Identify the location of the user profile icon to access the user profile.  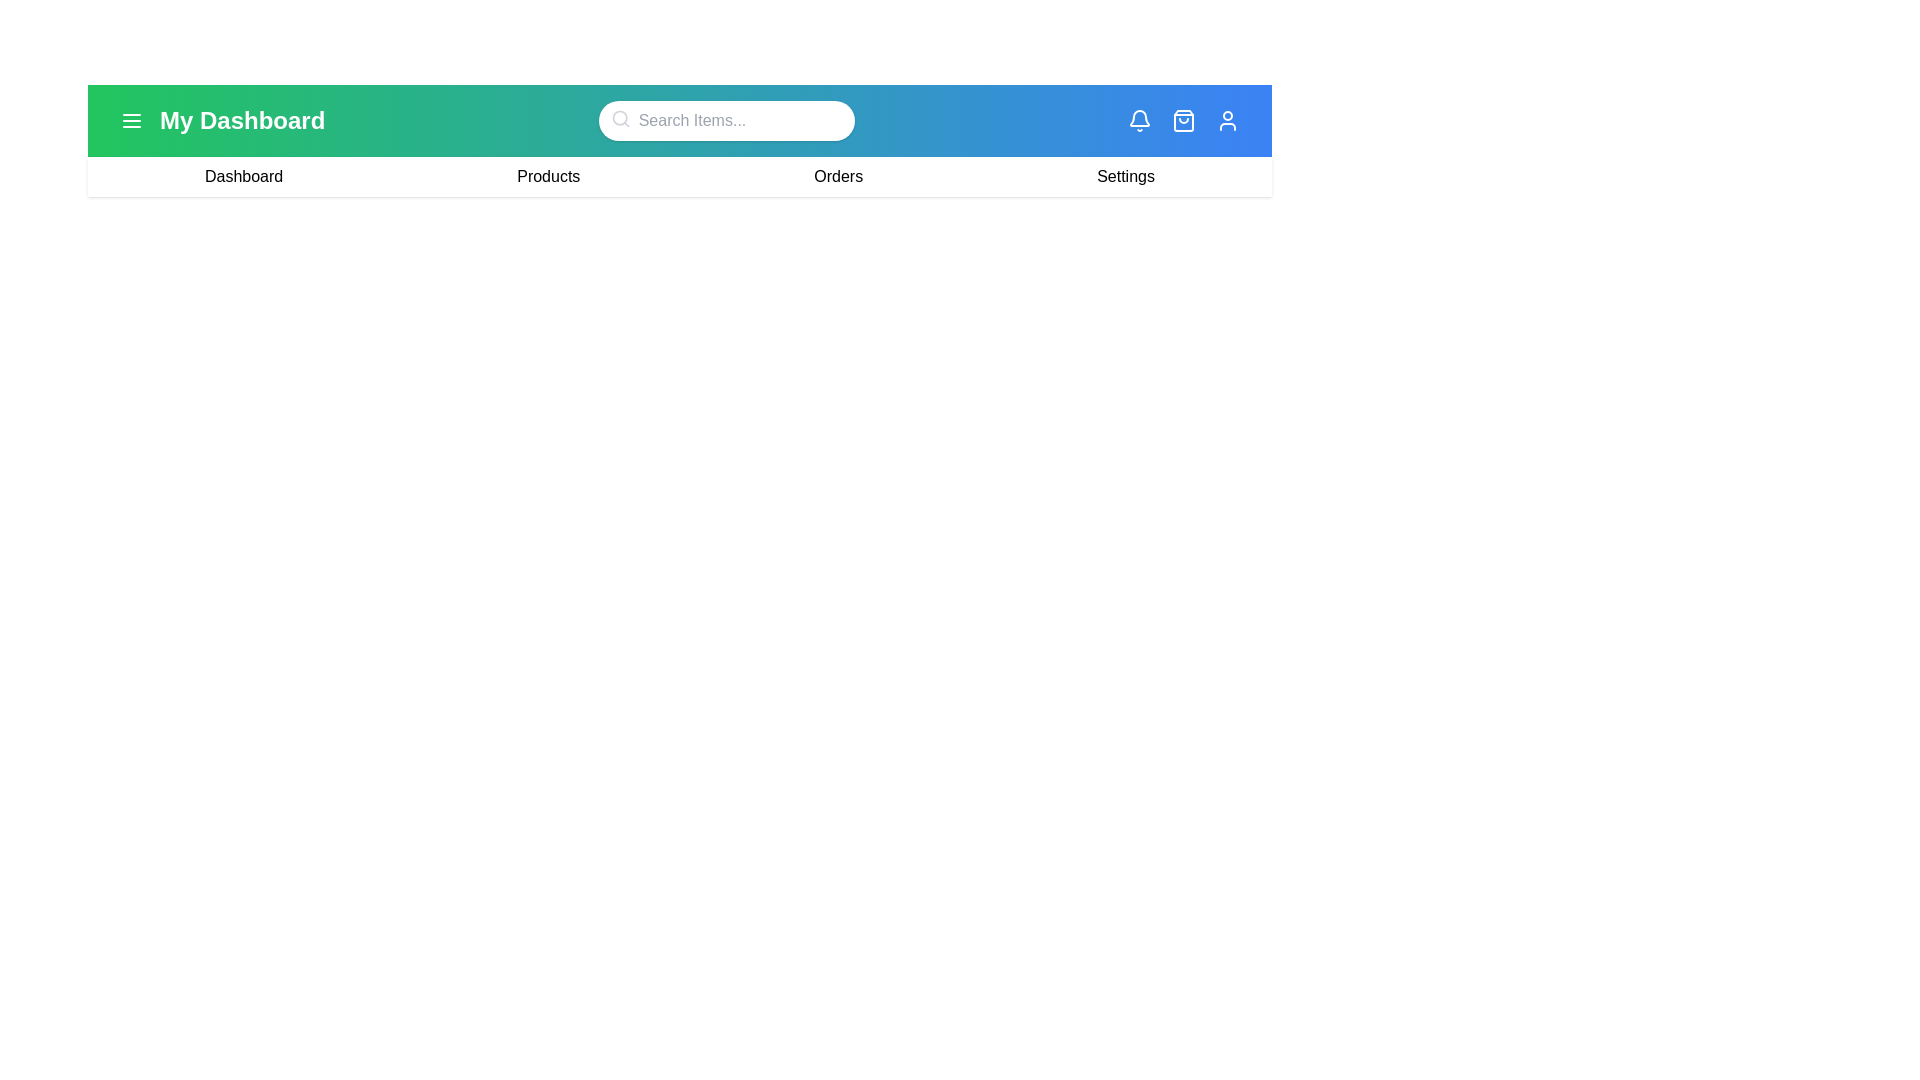
(1227, 120).